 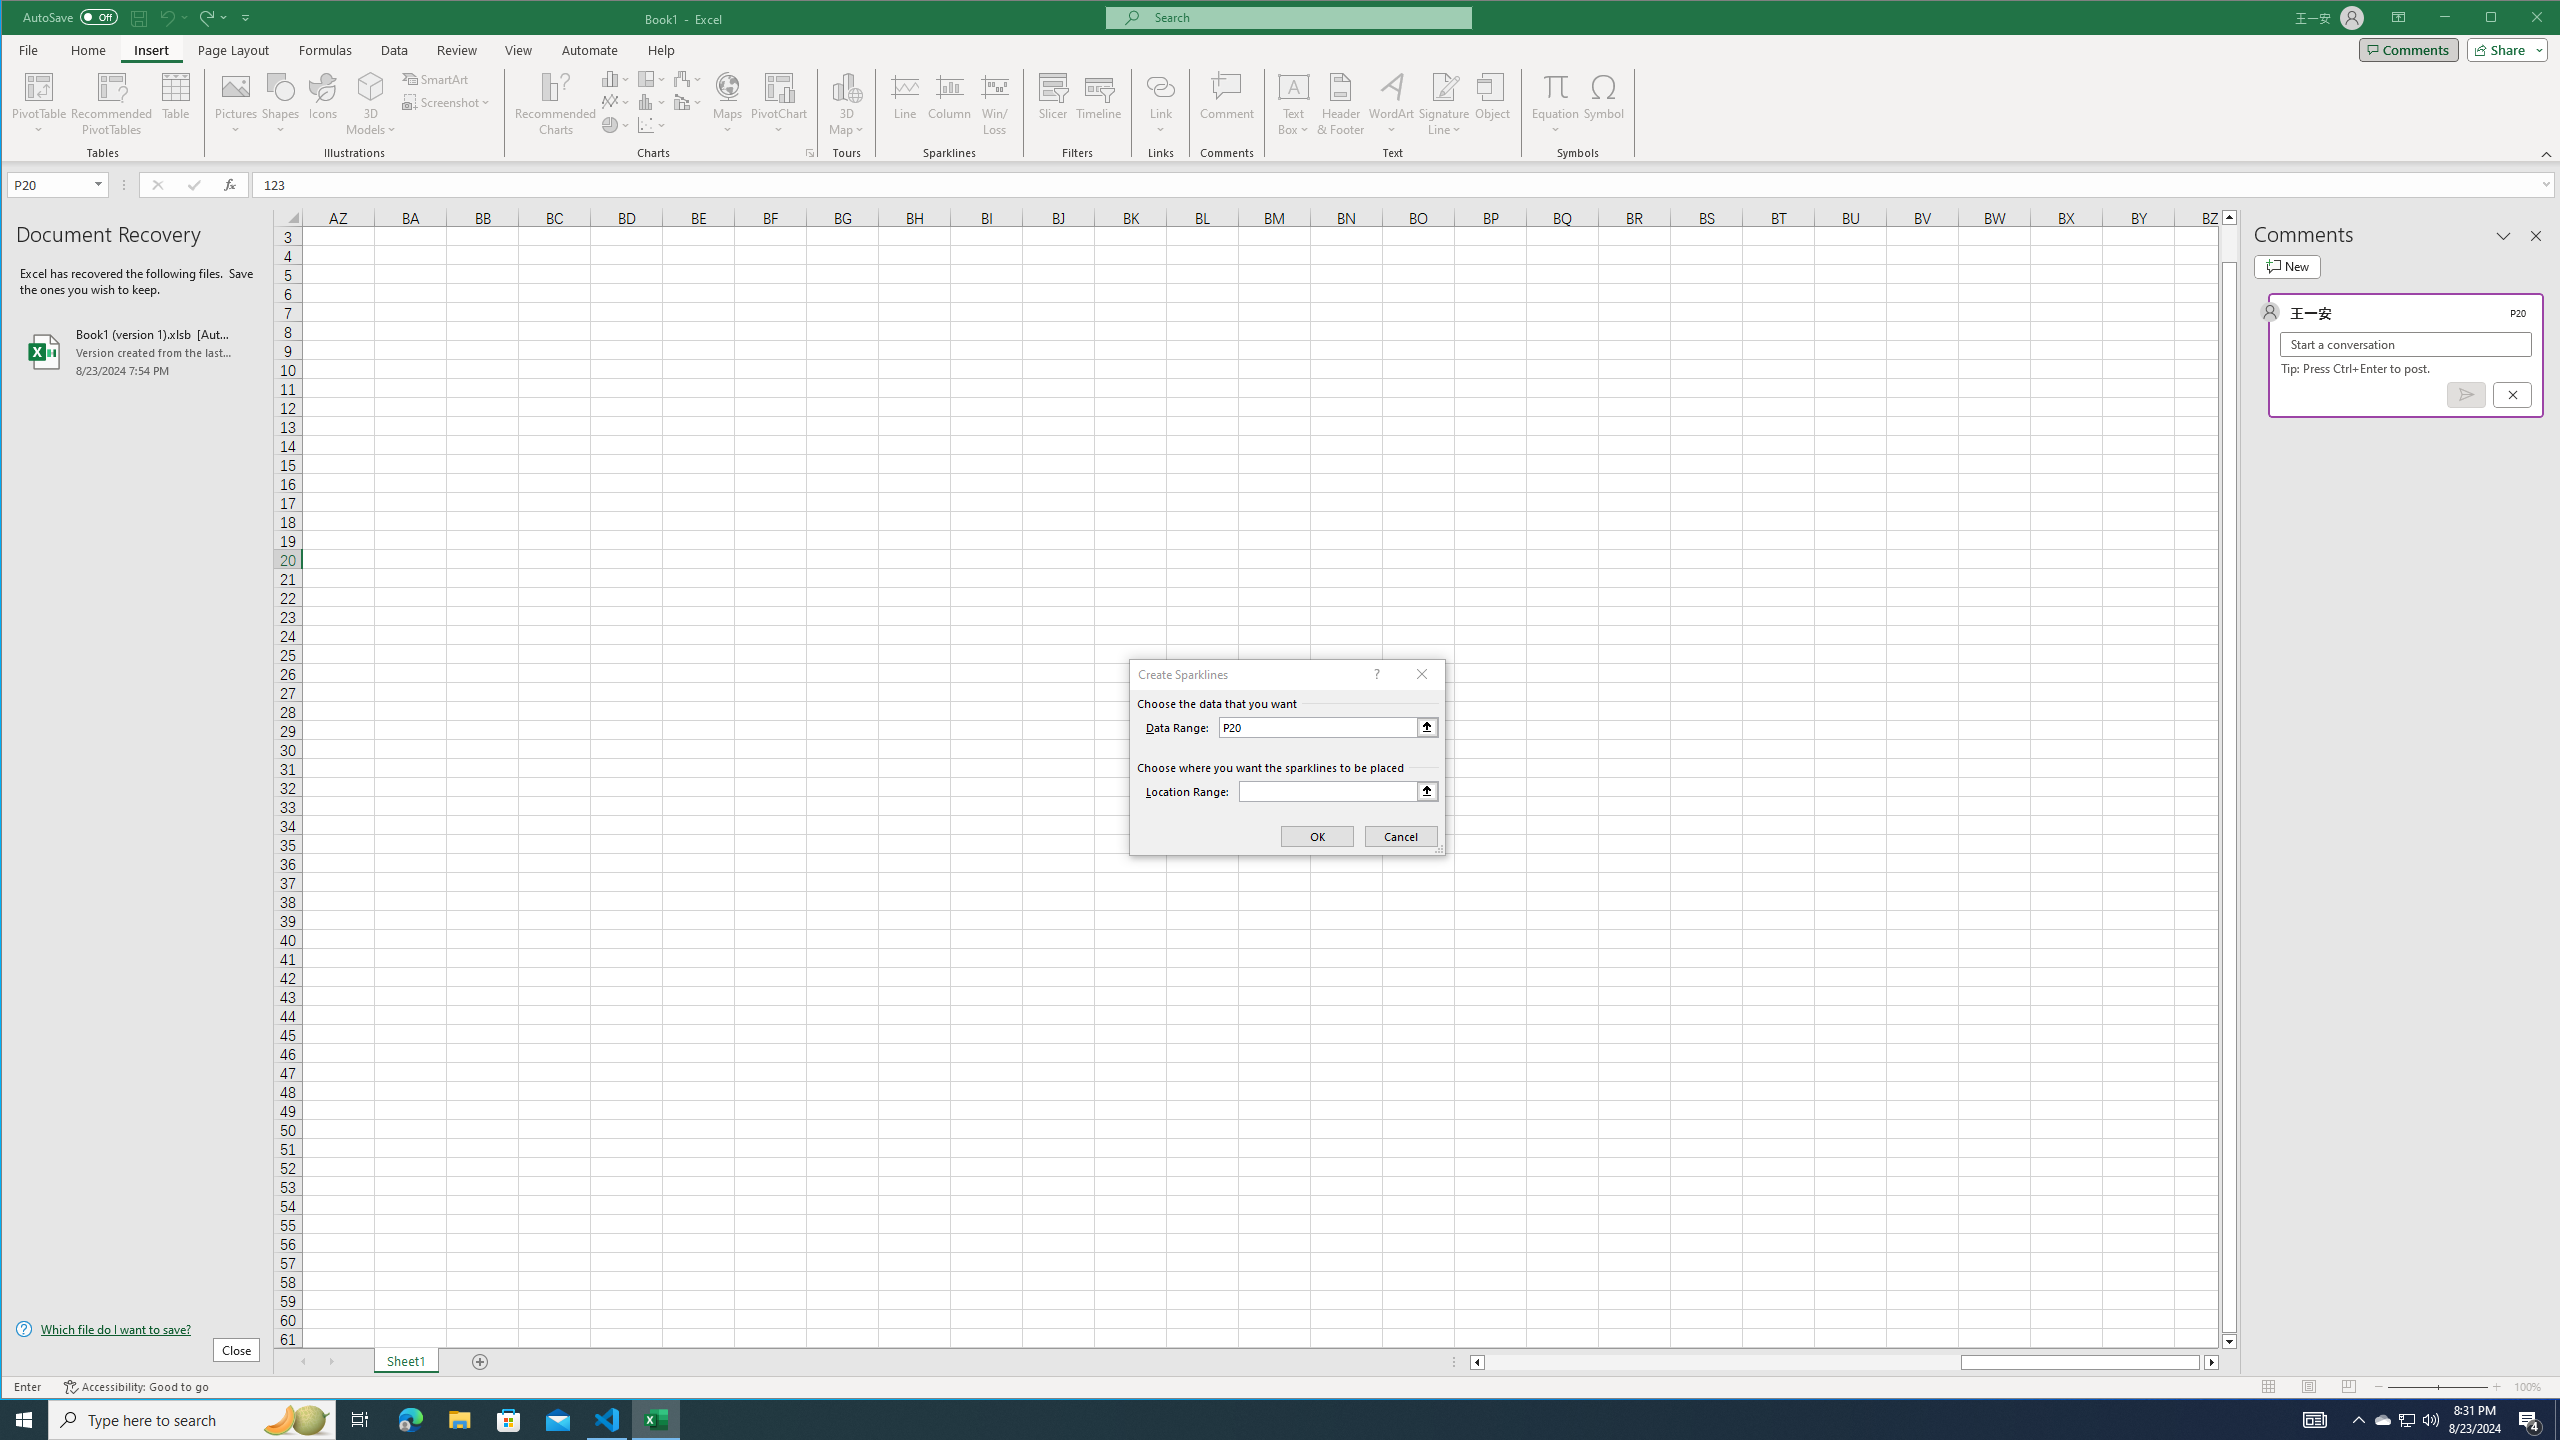 What do you see at coordinates (847, 85) in the screenshot?
I see `'3D Map'` at bounding box center [847, 85].